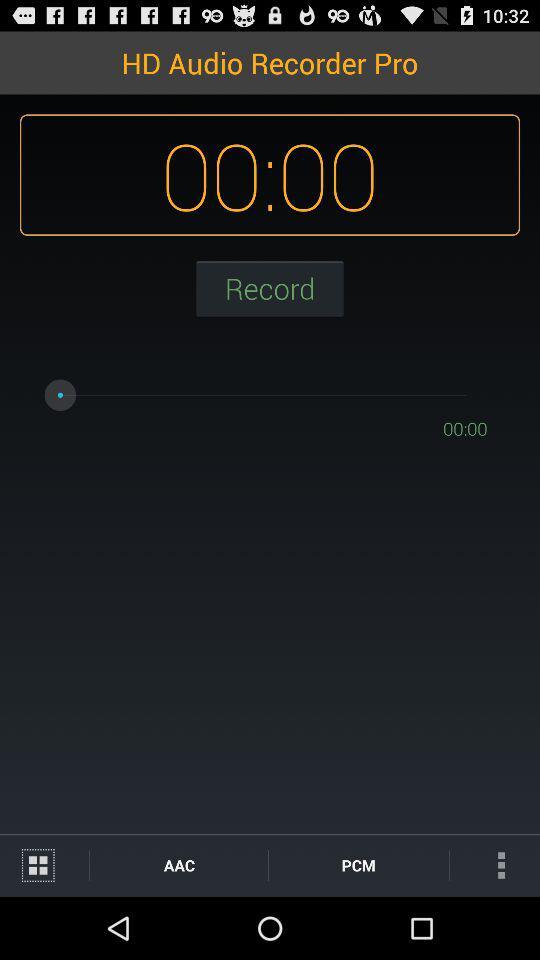 This screenshot has height=960, width=540. Describe the element at coordinates (357, 864) in the screenshot. I see `the icon at the bottom` at that location.